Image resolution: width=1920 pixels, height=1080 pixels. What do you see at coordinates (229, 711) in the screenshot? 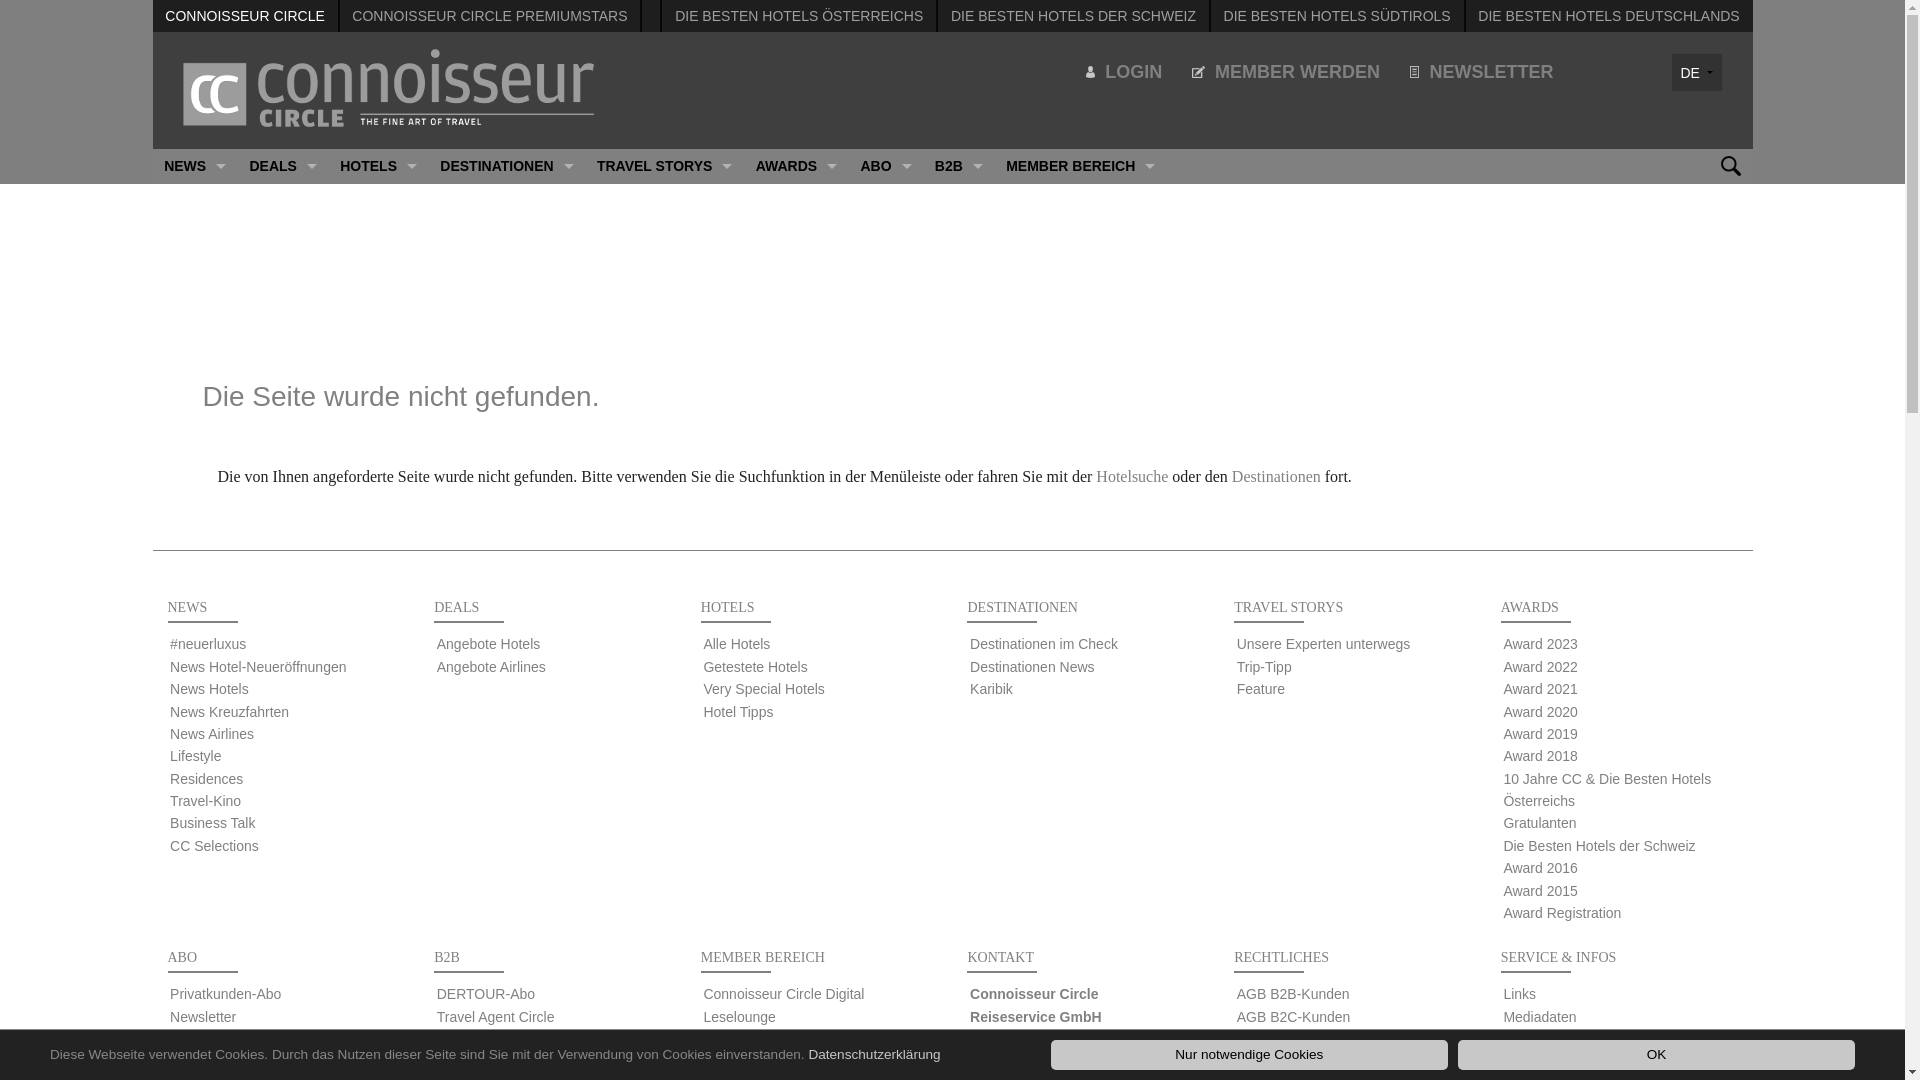
I see `'News Kreuzfahrten'` at bounding box center [229, 711].